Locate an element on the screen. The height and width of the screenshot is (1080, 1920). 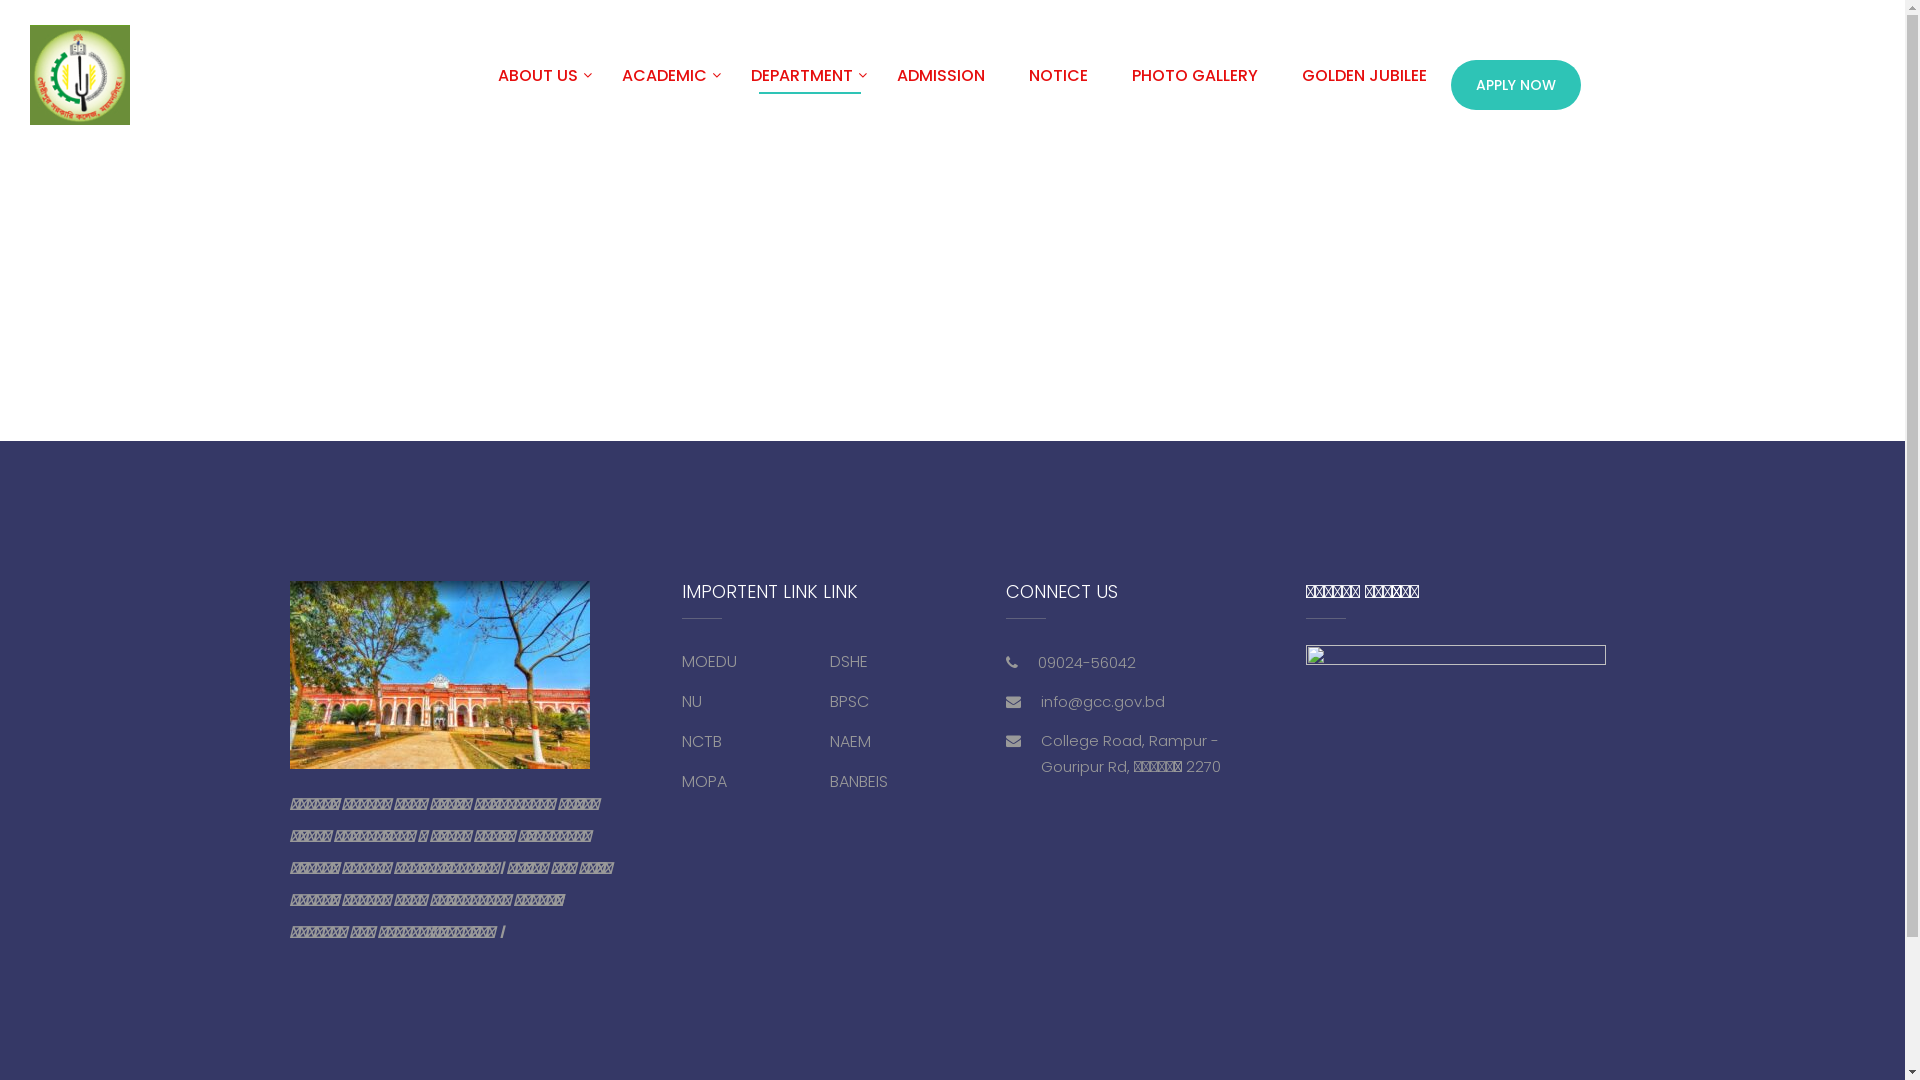
'NOTICE' is located at coordinates (1008, 83).